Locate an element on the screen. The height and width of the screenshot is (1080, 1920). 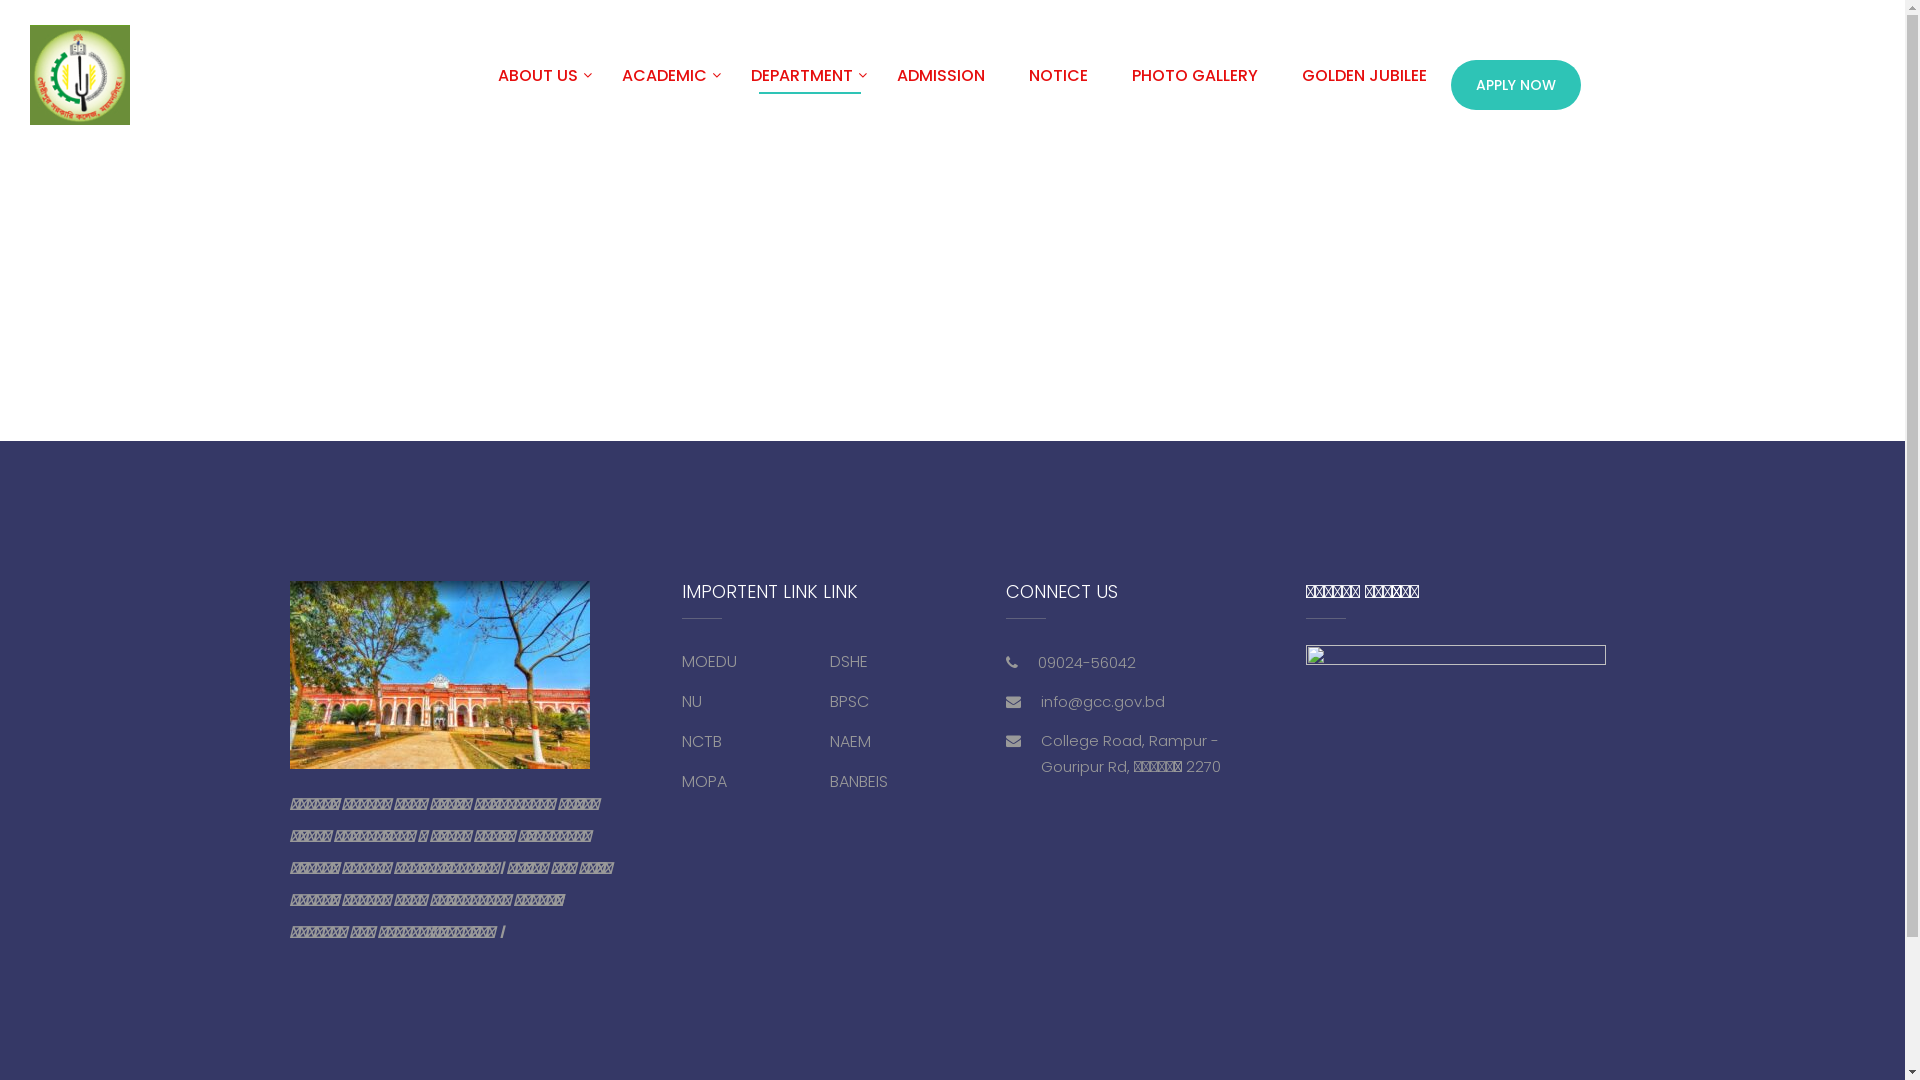
'NOTICE' is located at coordinates (1008, 83).